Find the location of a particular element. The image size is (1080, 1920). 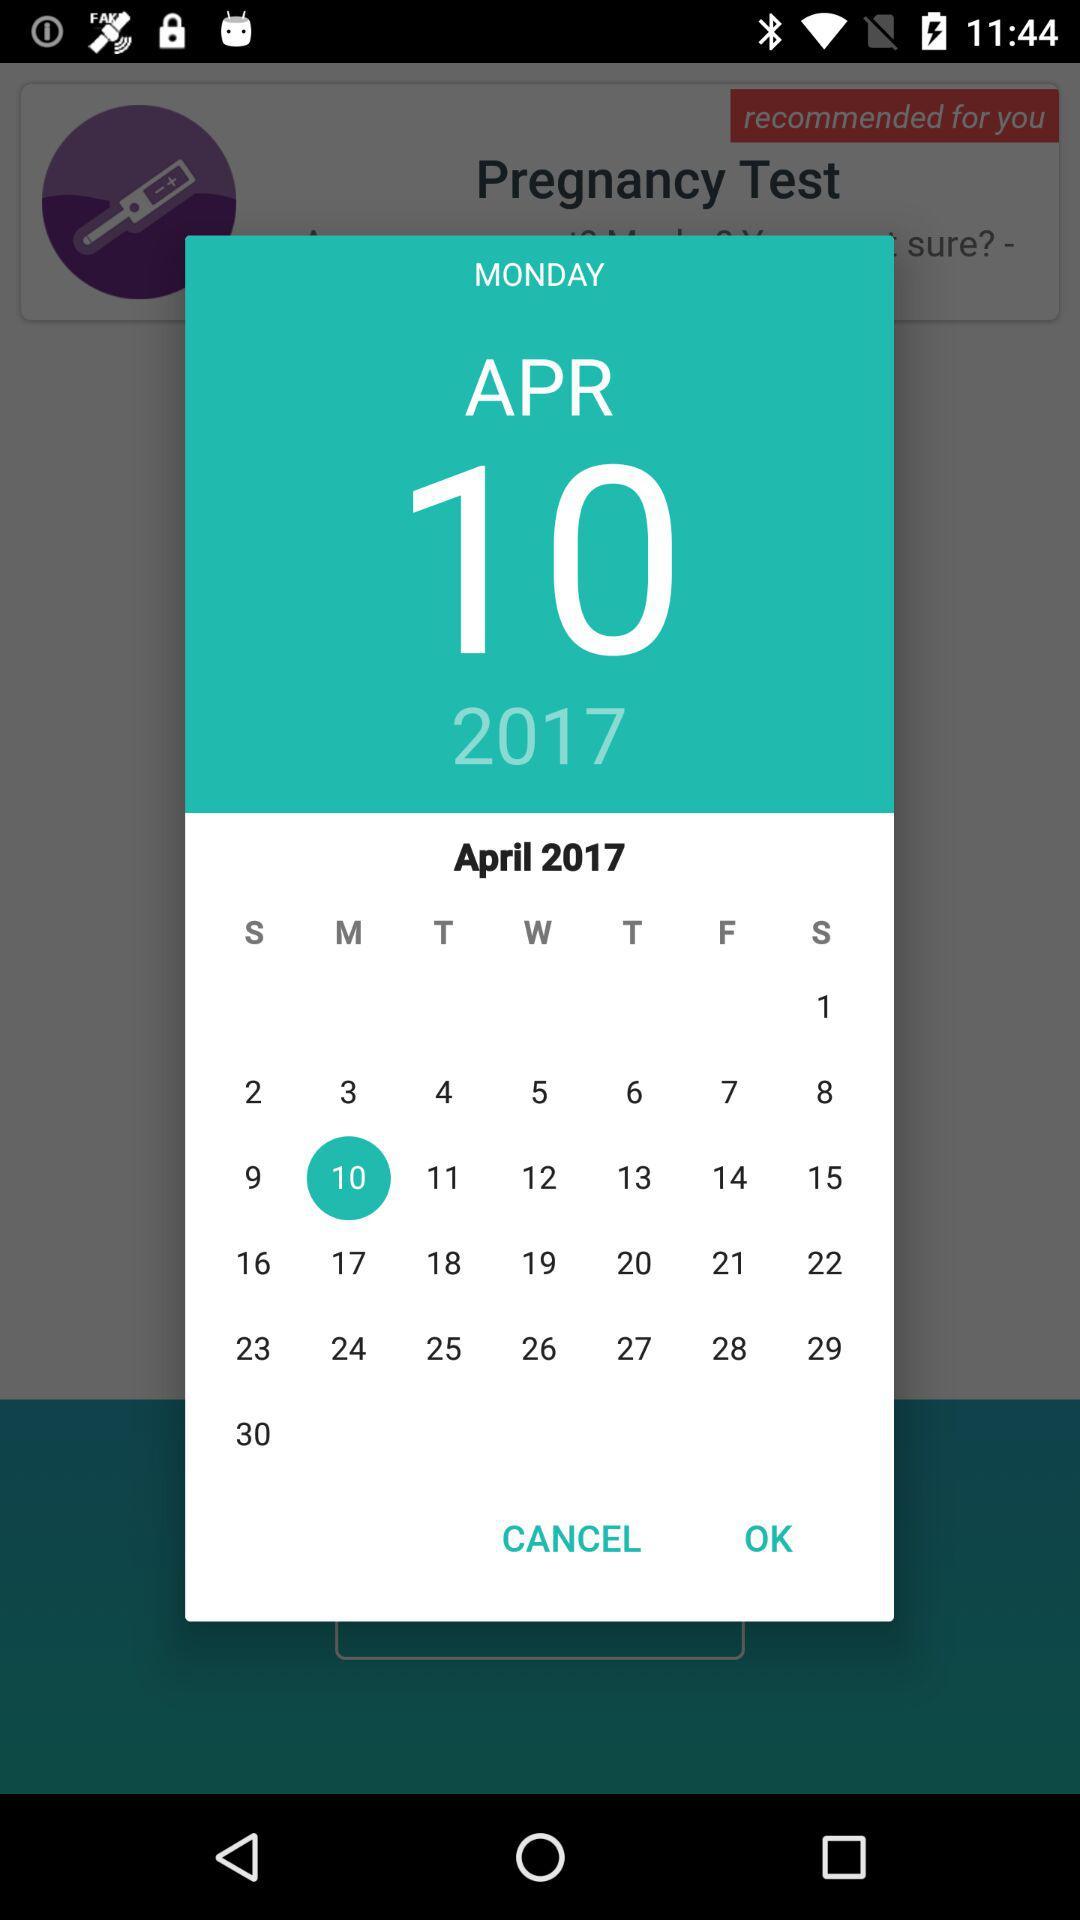

the 2017 is located at coordinates (538, 736).